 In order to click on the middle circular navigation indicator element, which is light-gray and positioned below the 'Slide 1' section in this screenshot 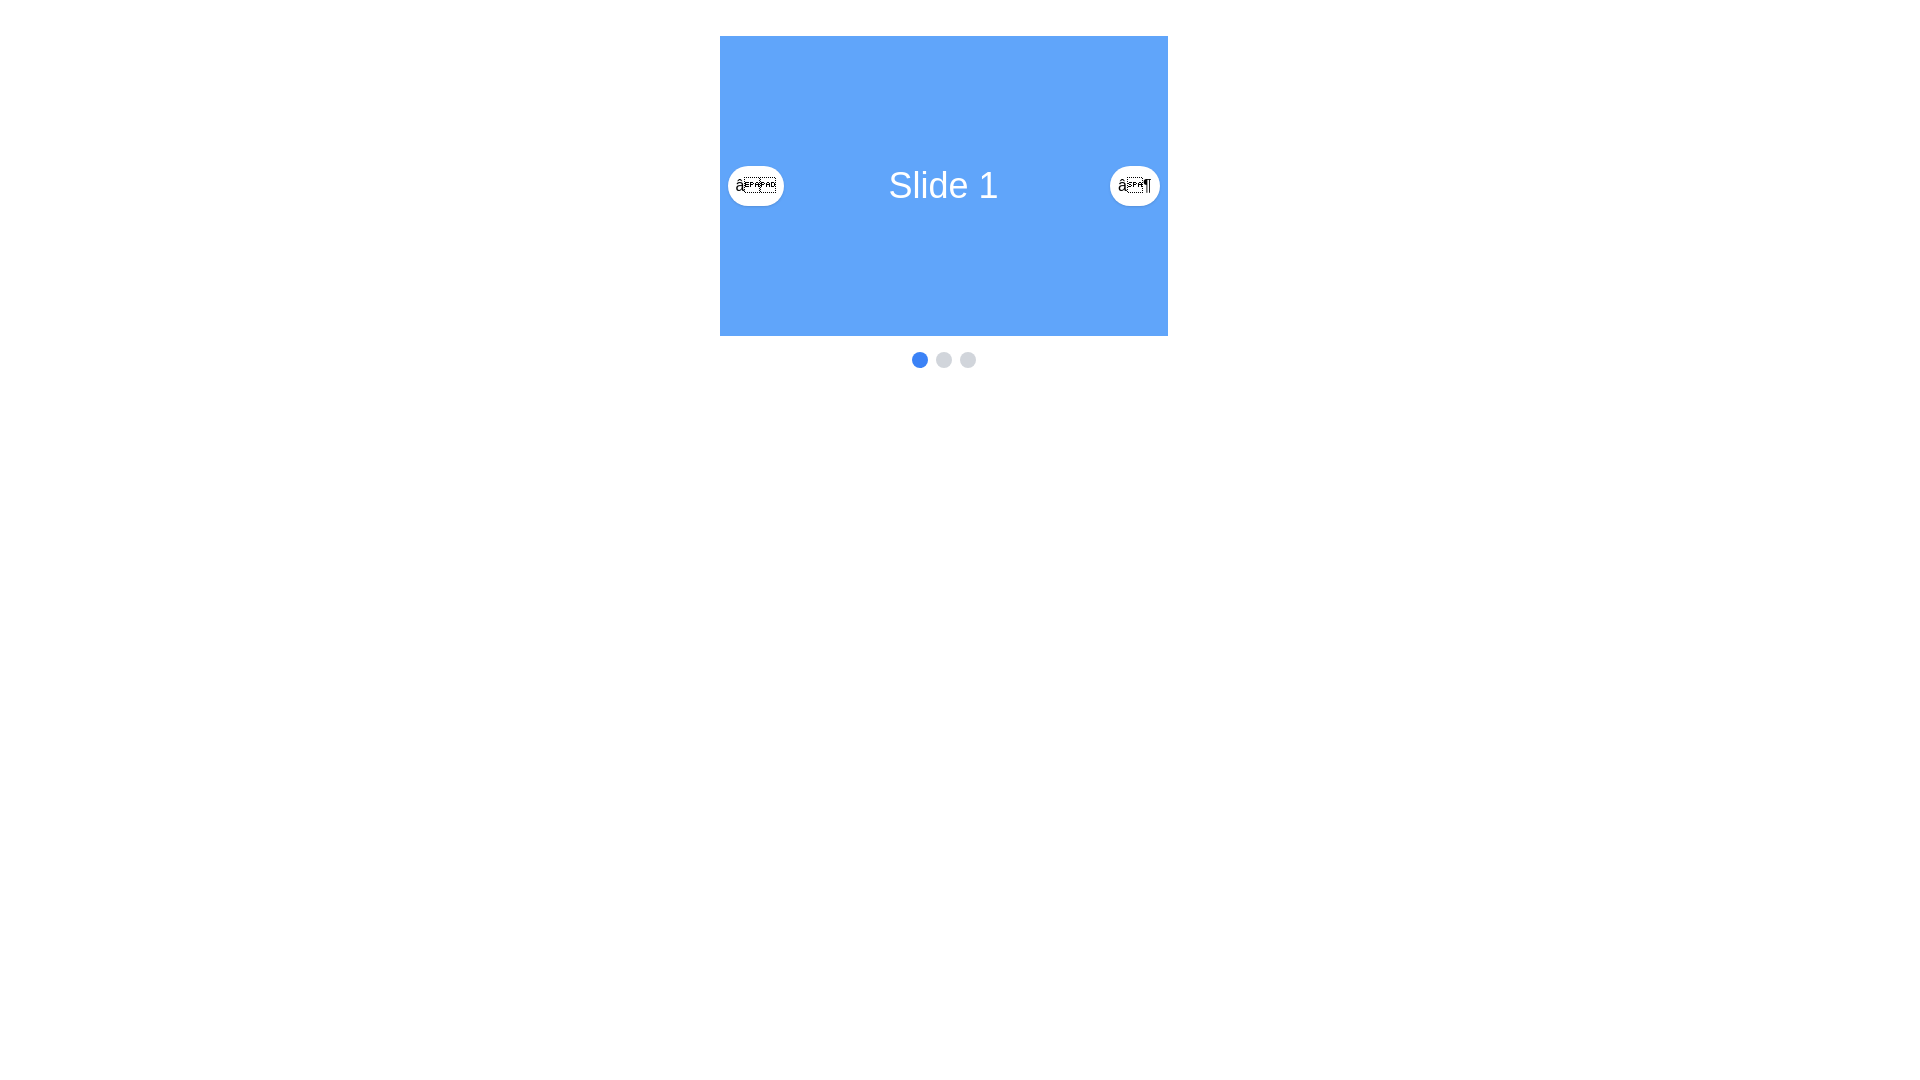, I will do `click(942, 358)`.